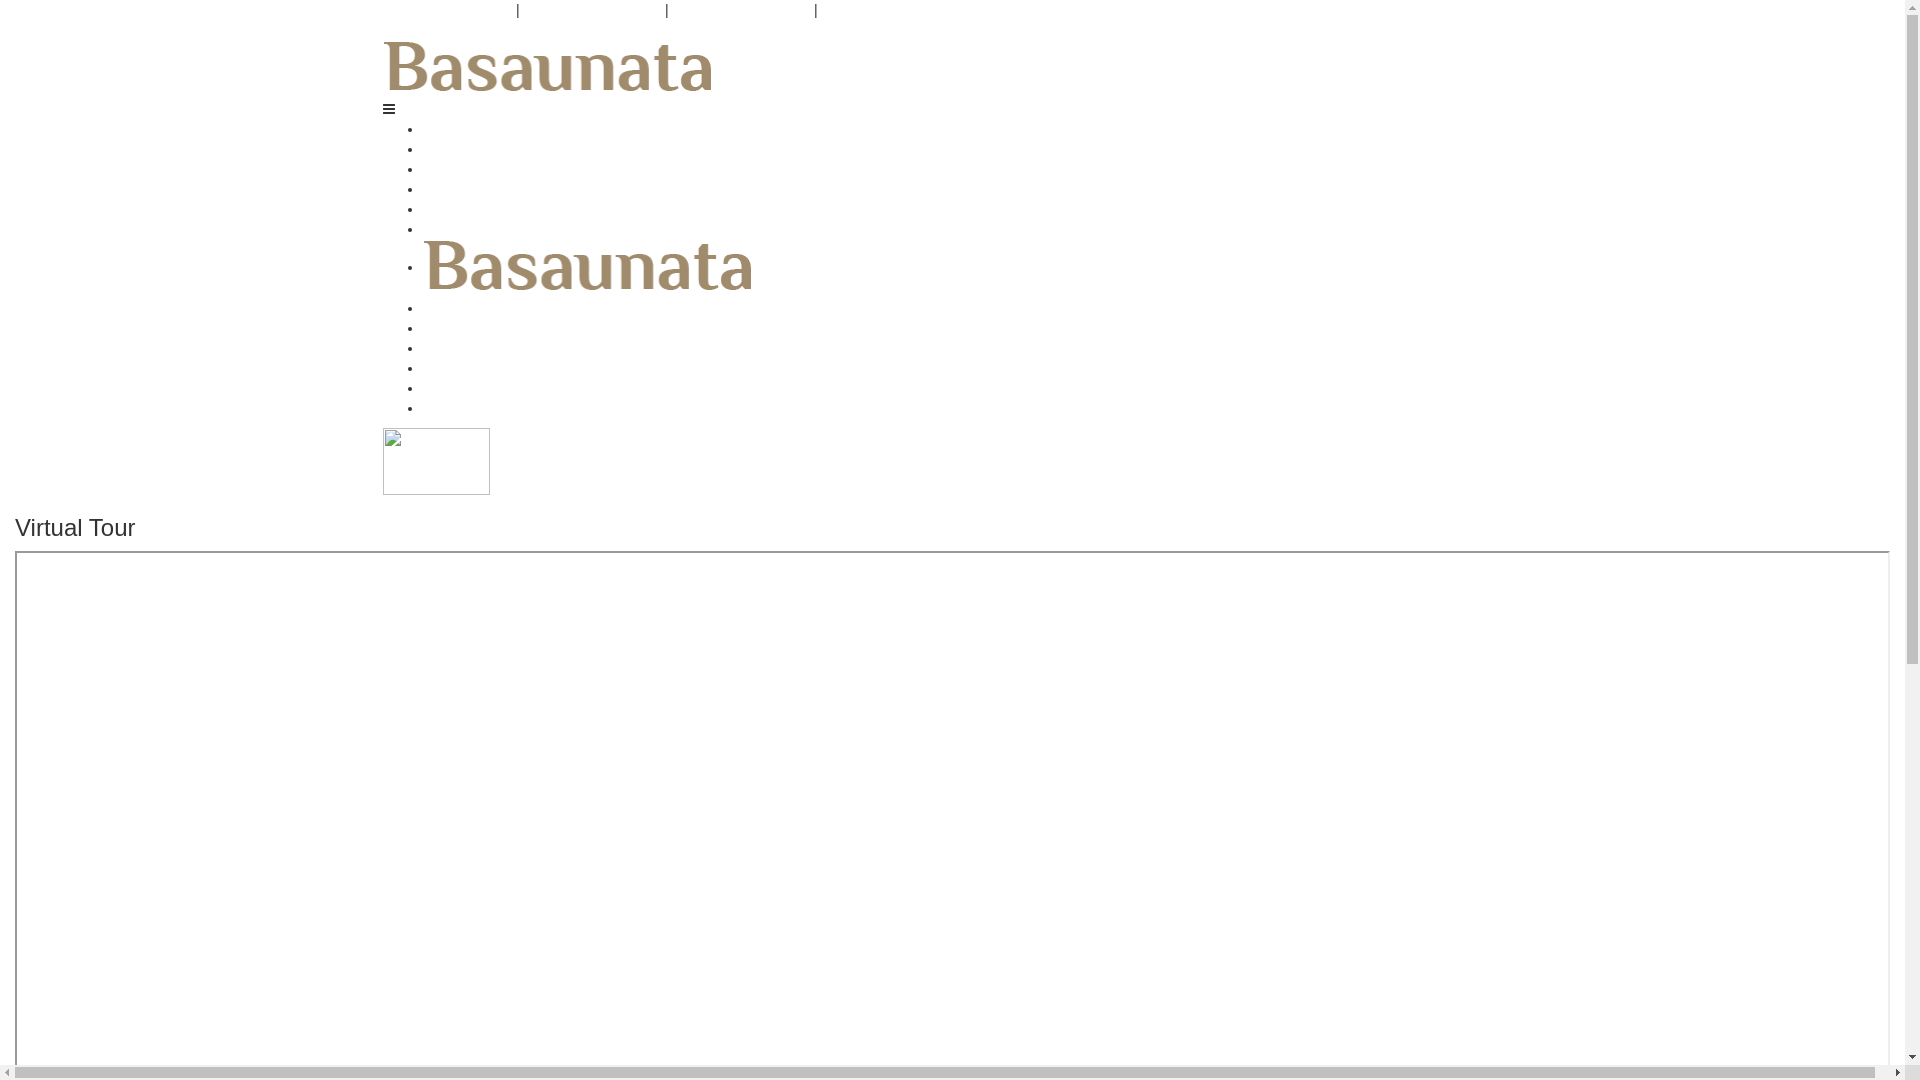 Image resolution: width=1920 pixels, height=1080 pixels. What do you see at coordinates (592, 10) in the screenshot?
I see `'+32 (0)498 51 96 51'` at bounding box center [592, 10].